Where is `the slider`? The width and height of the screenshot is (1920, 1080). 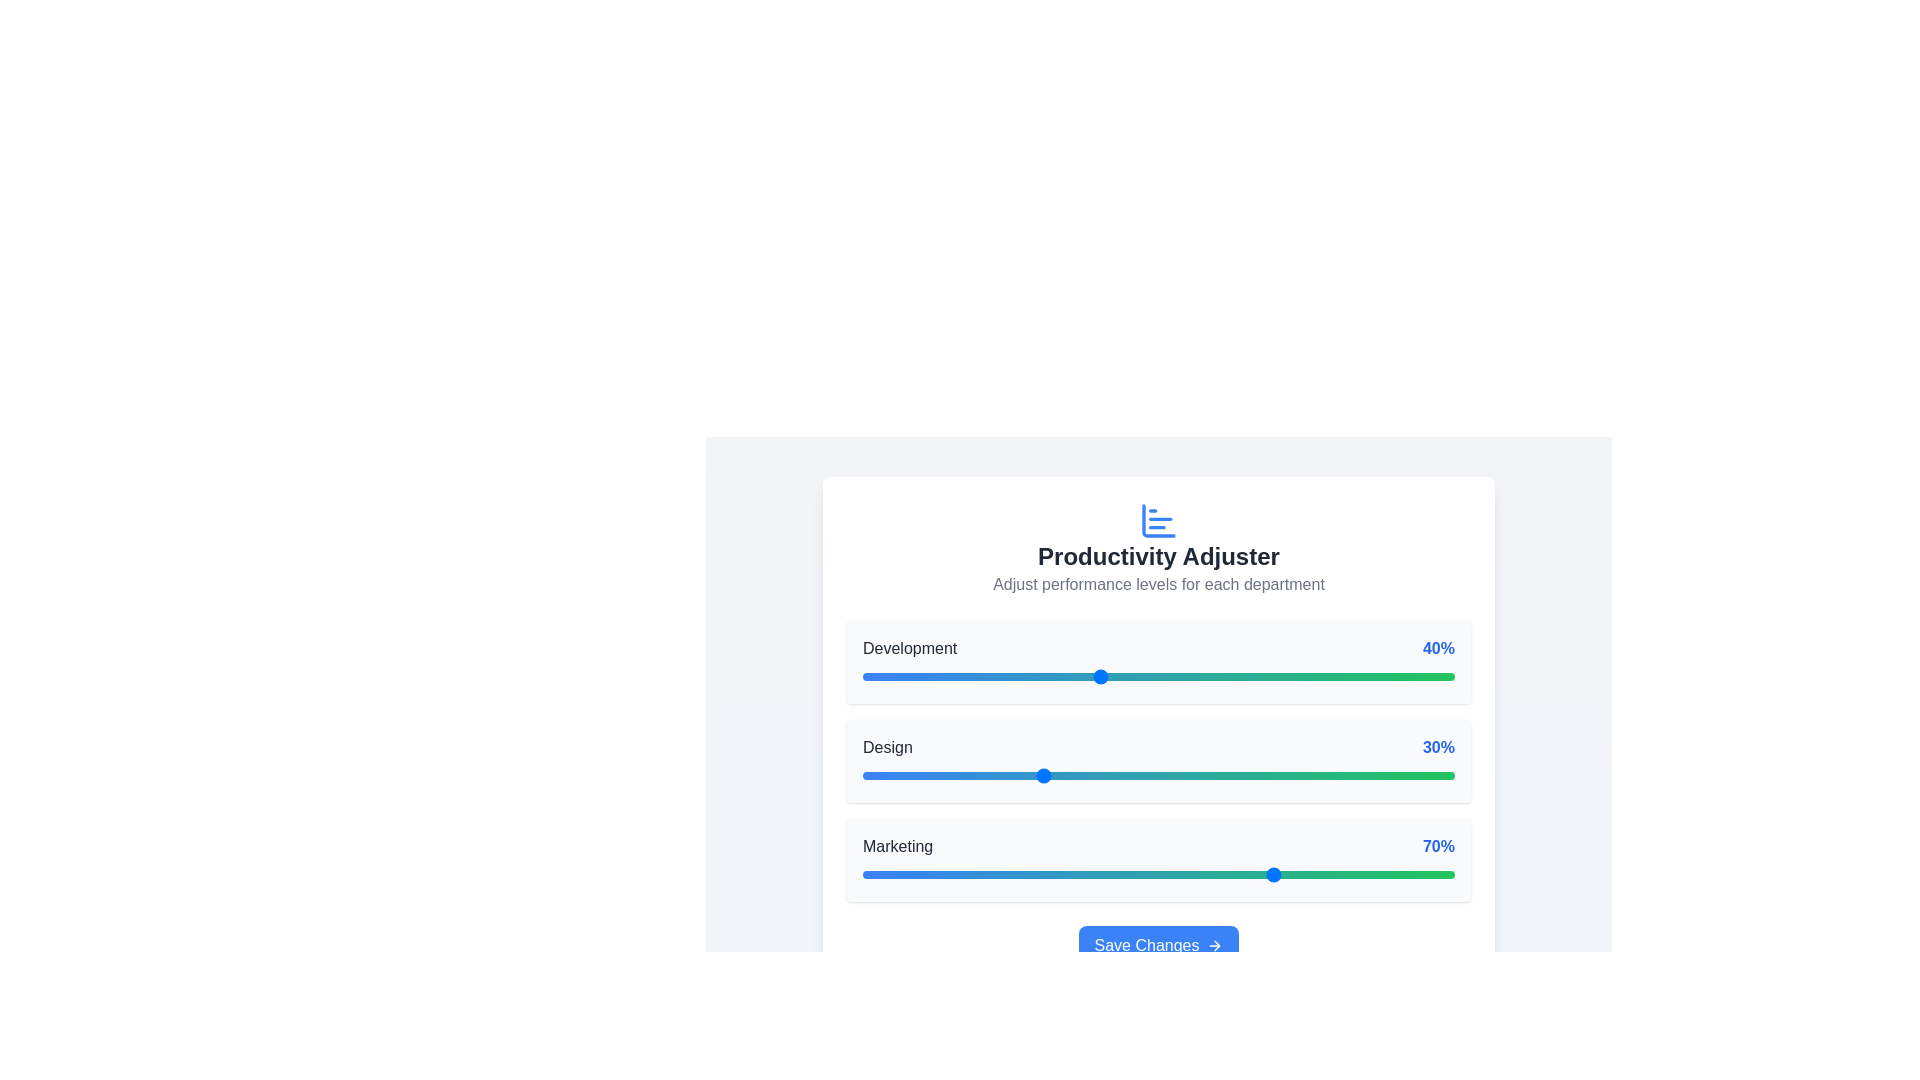 the slider is located at coordinates (1264, 774).